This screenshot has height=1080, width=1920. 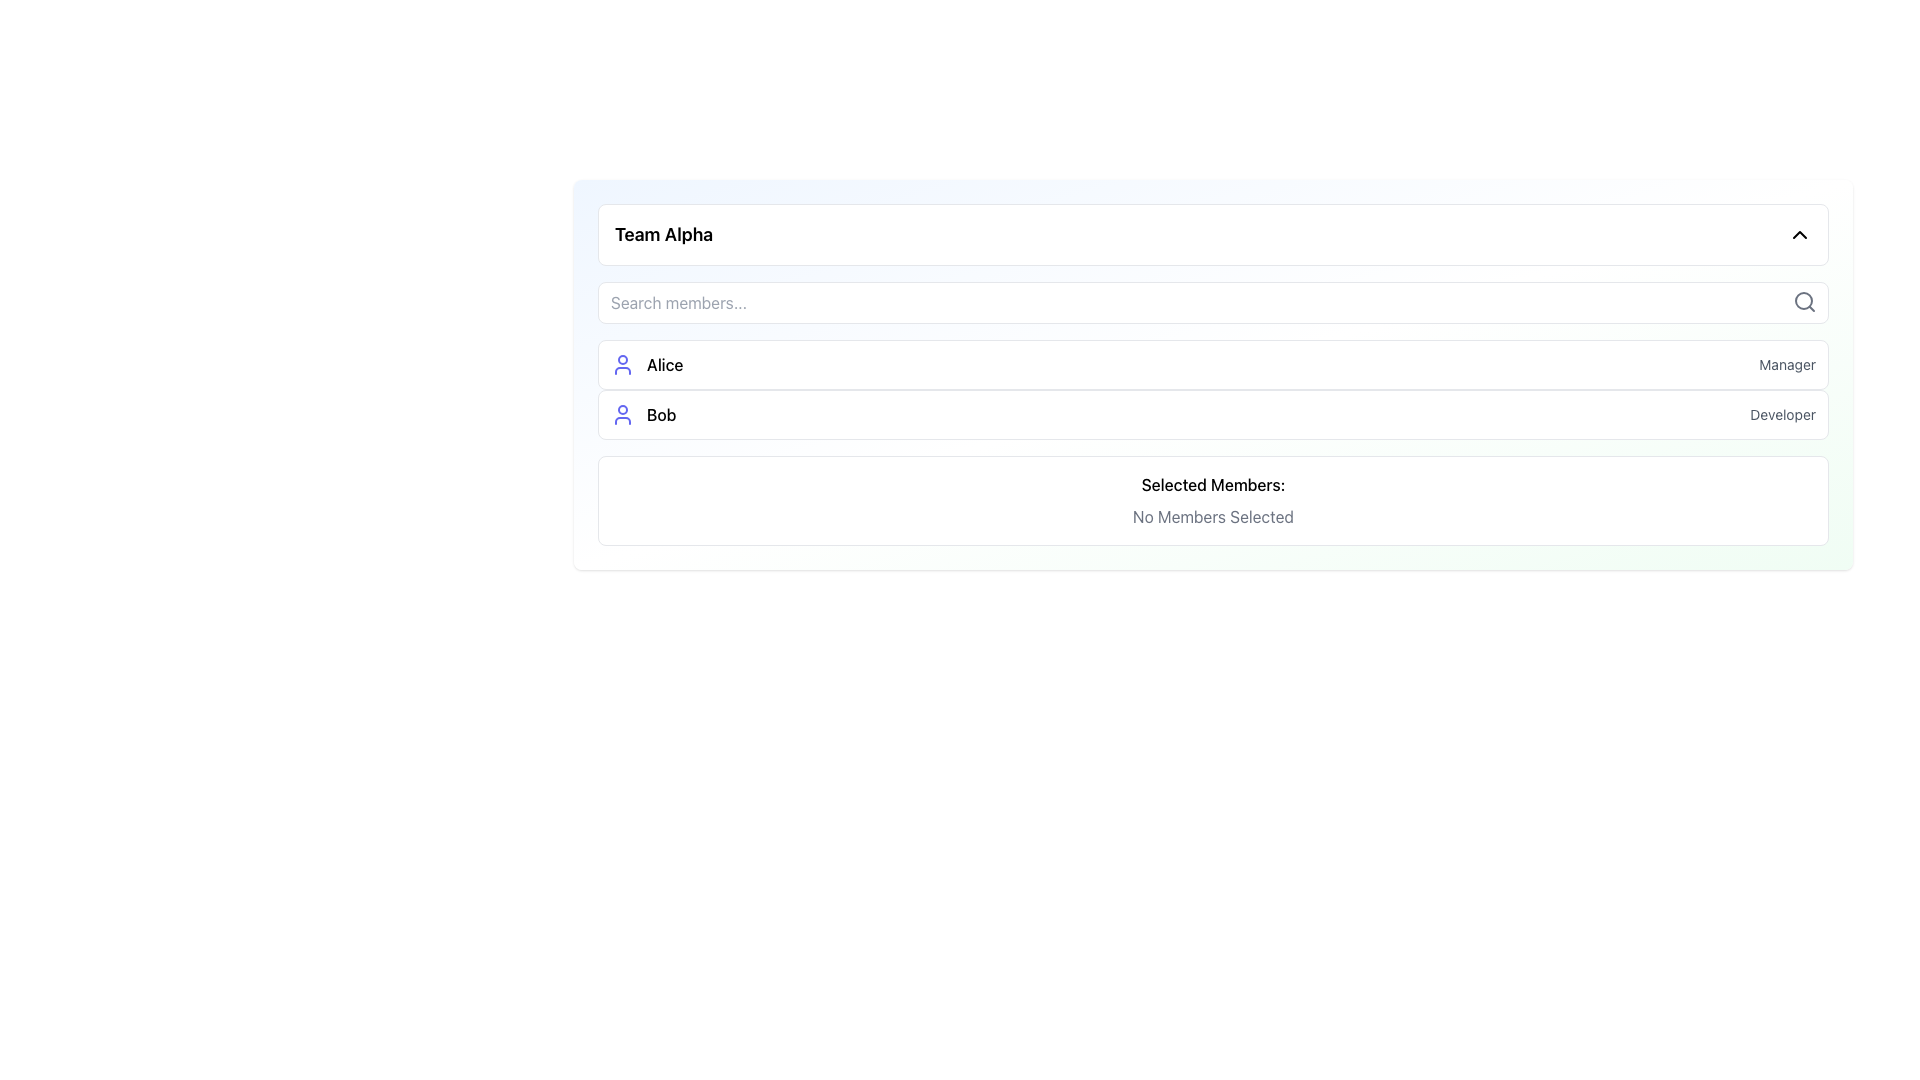 I want to click on the text label displaying 'Selected Members:' which is located at the top of the member selection section, so click(x=1212, y=485).